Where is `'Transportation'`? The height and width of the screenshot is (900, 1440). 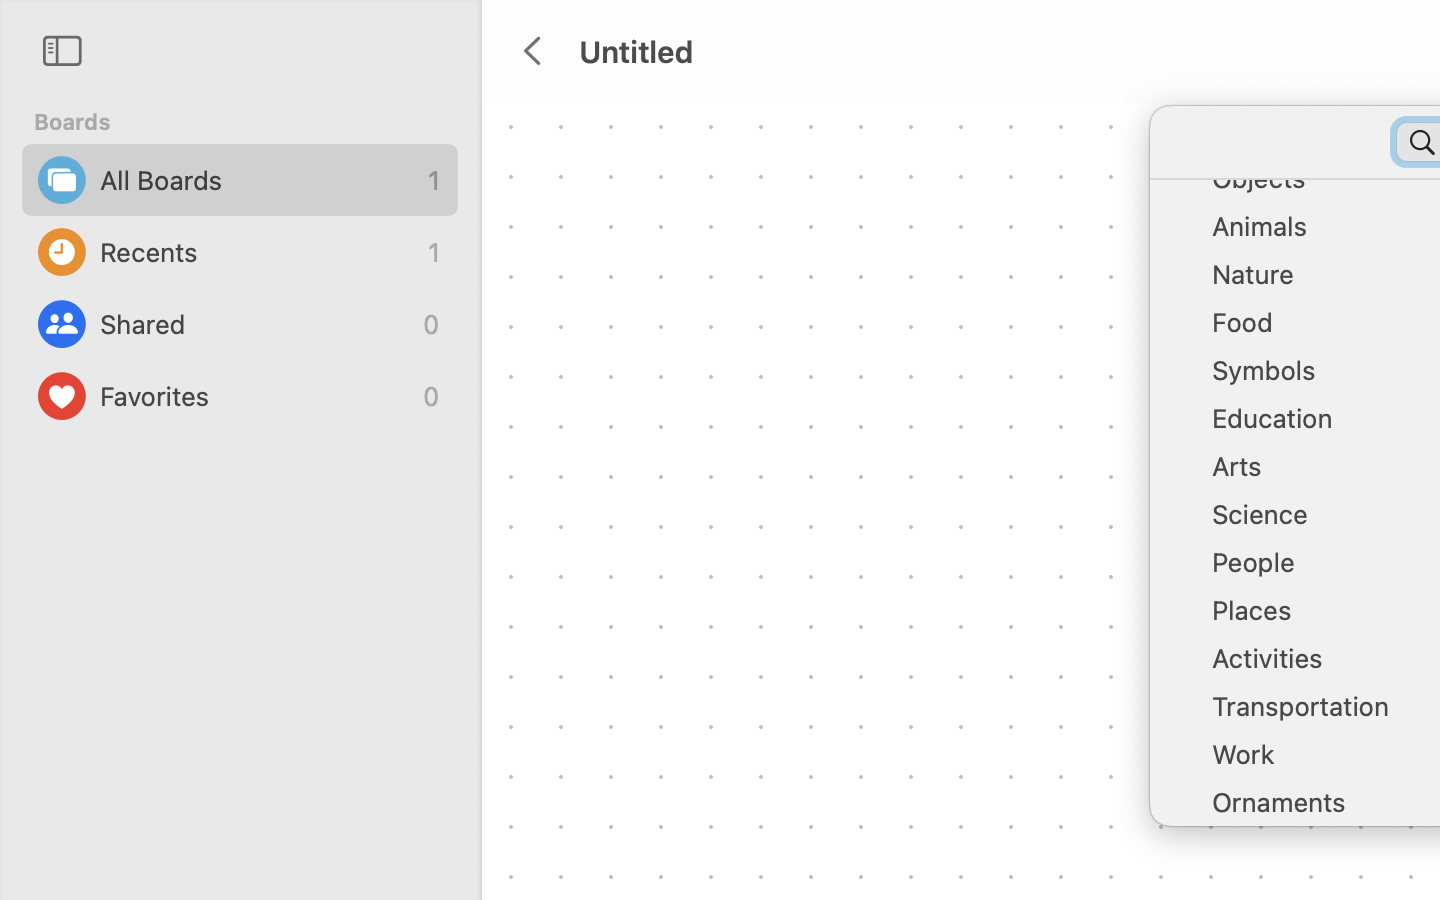 'Transportation' is located at coordinates (1320, 712).